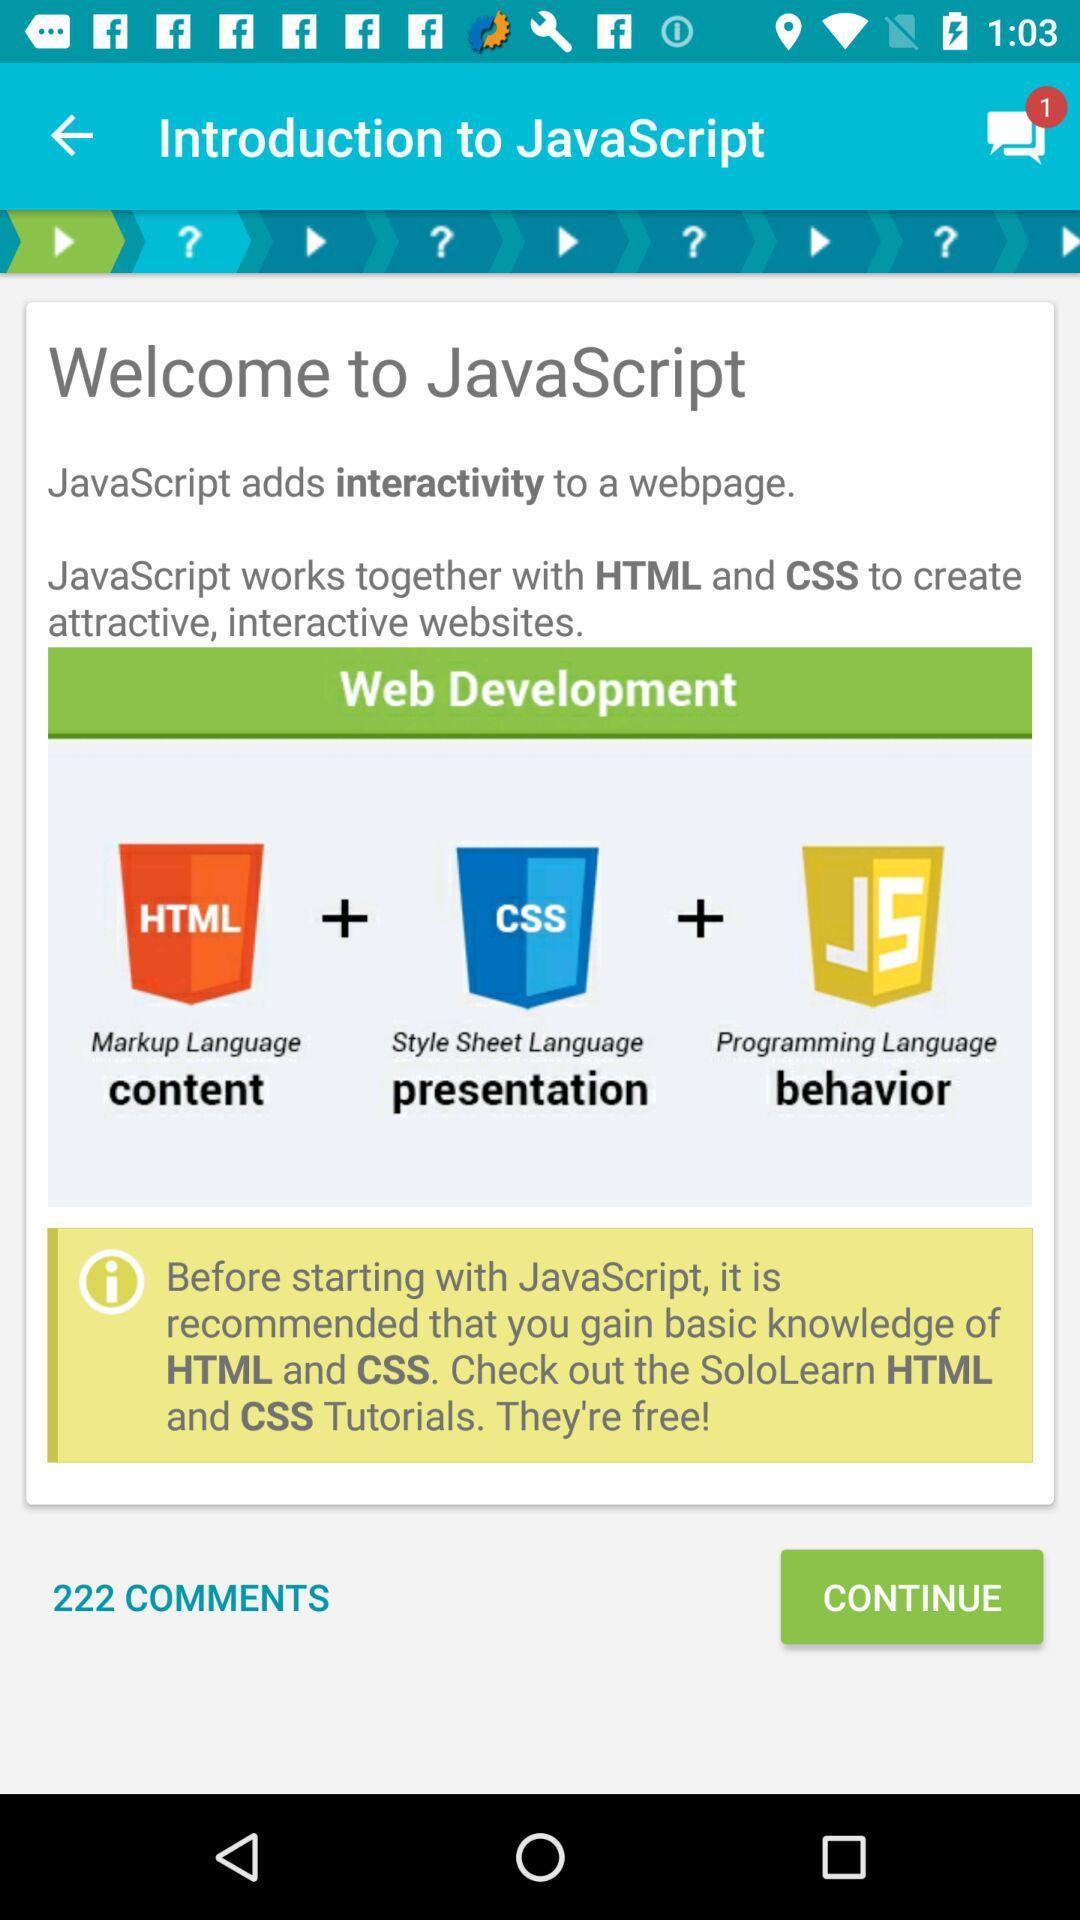 Image resolution: width=1080 pixels, height=1920 pixels. What do you see at coordinates (692, 240) in the screenshot?
I see `the help icon` at bounding box center [692, 240].